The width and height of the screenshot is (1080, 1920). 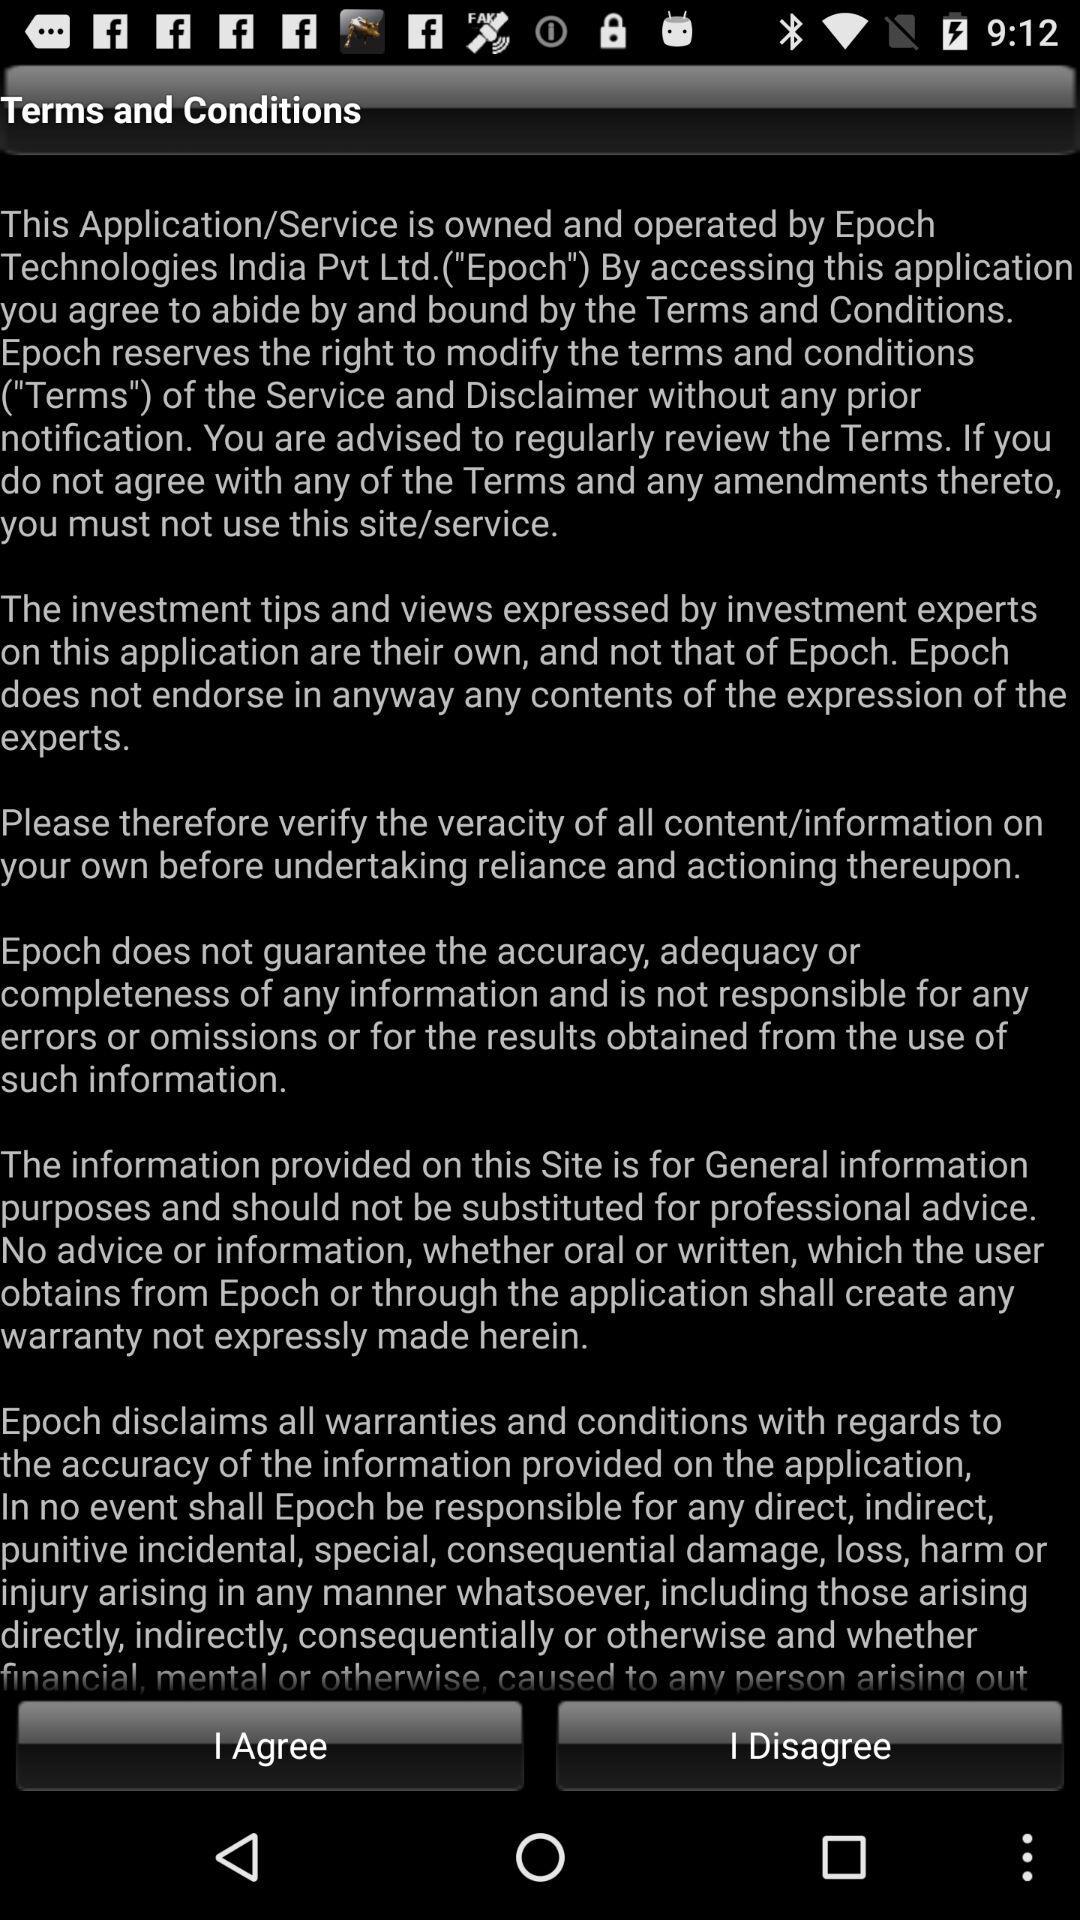 I want to click on the icon to the left of the  i disagree  button, so click(x=270, y=1743).